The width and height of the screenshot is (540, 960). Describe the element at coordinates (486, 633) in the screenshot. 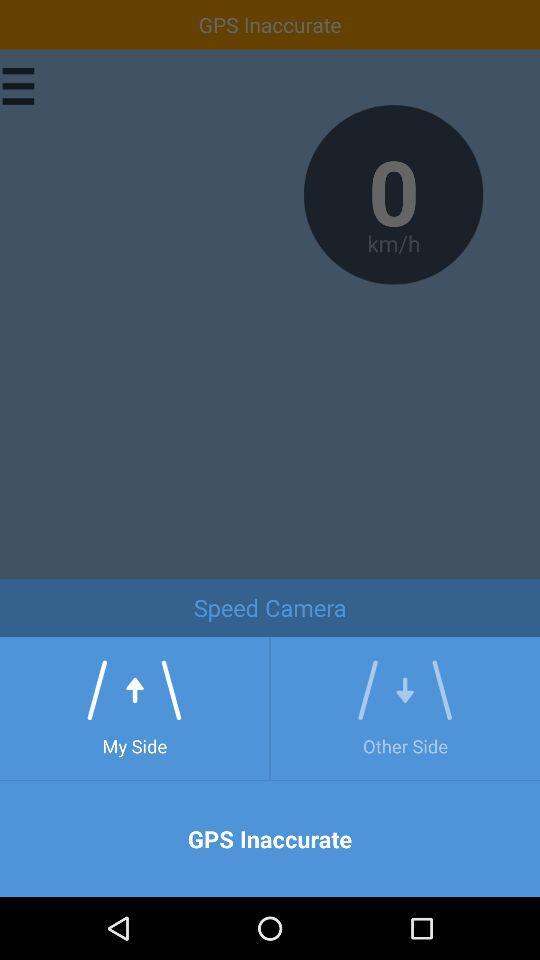

I see `the minus icon` at that location.